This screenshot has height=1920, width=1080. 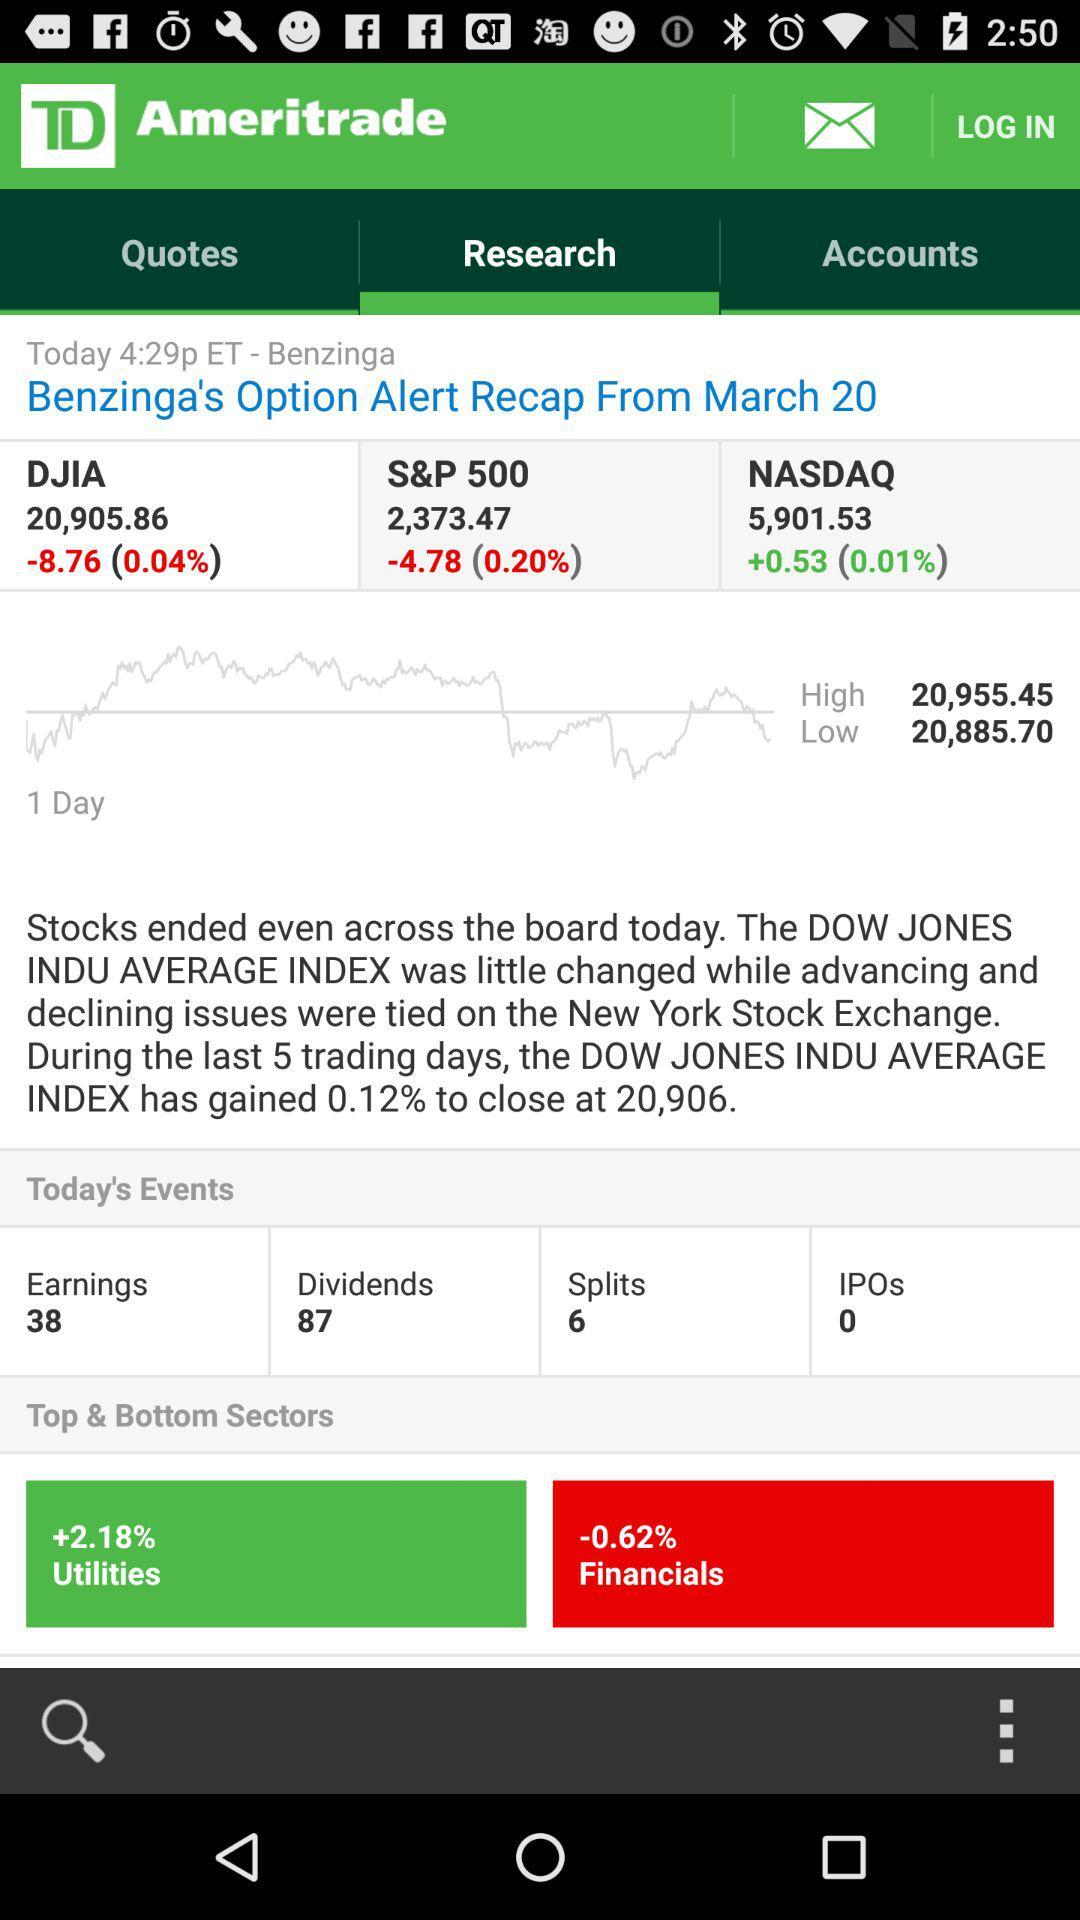 I want to click on check your mail or notifications, so click(x=832, y=124).